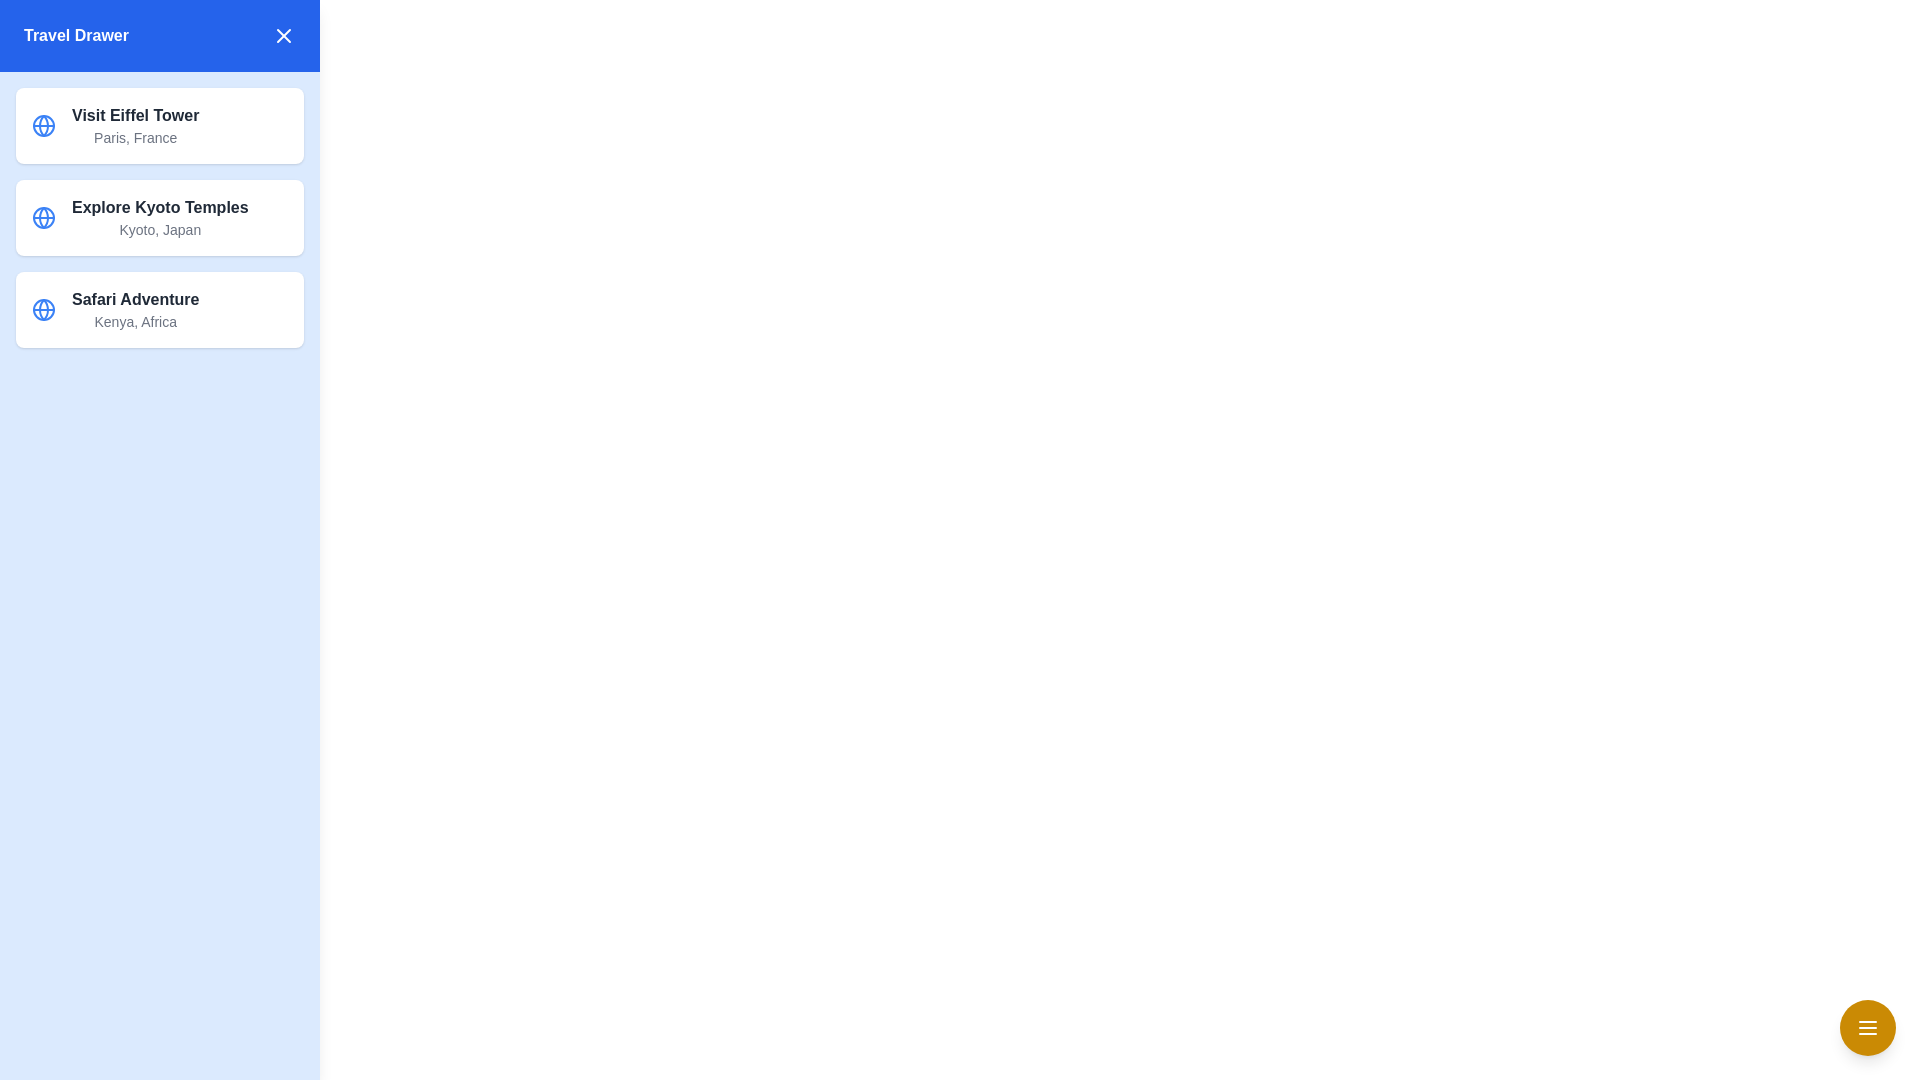 This screenshot has width=1920, height=1080. I want to click on the close button represented by an 'X' icon located at the top-right corner of the blue navigation drawer header labeled 'Travel Drawer', so click(282, 35).